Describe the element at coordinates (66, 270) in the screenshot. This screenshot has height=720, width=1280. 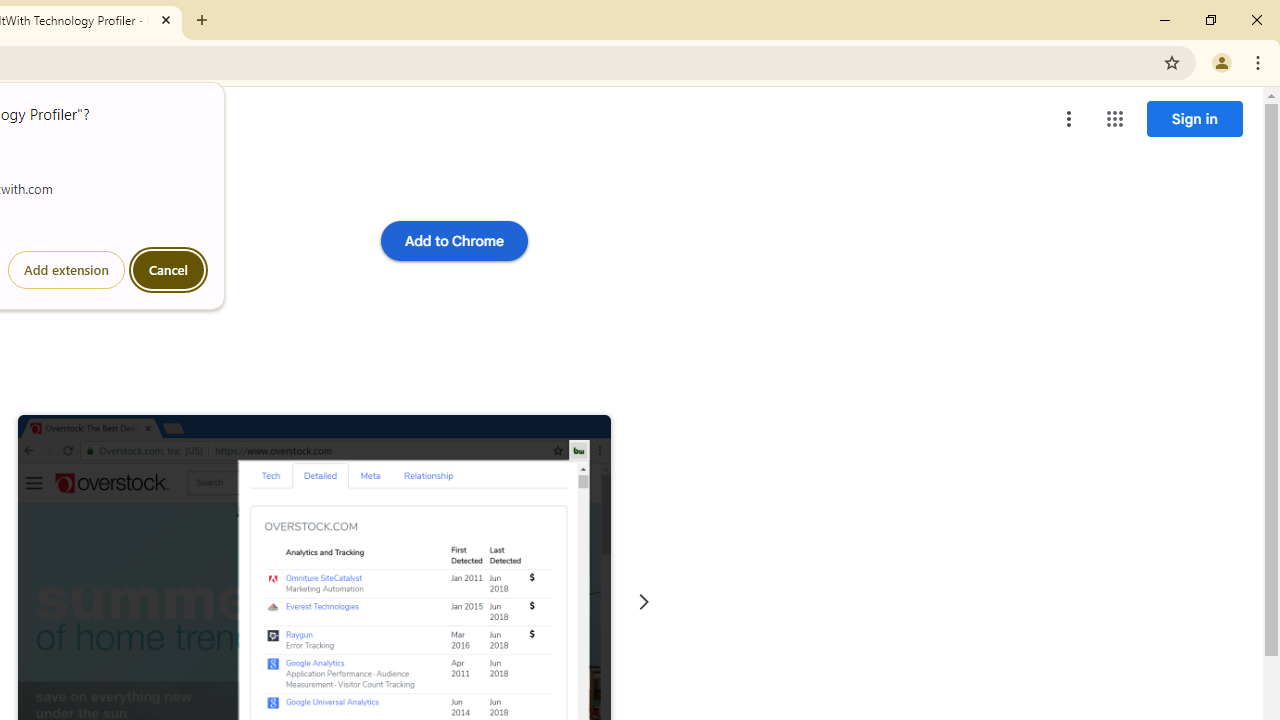
I see `'Add extension'` at that location.